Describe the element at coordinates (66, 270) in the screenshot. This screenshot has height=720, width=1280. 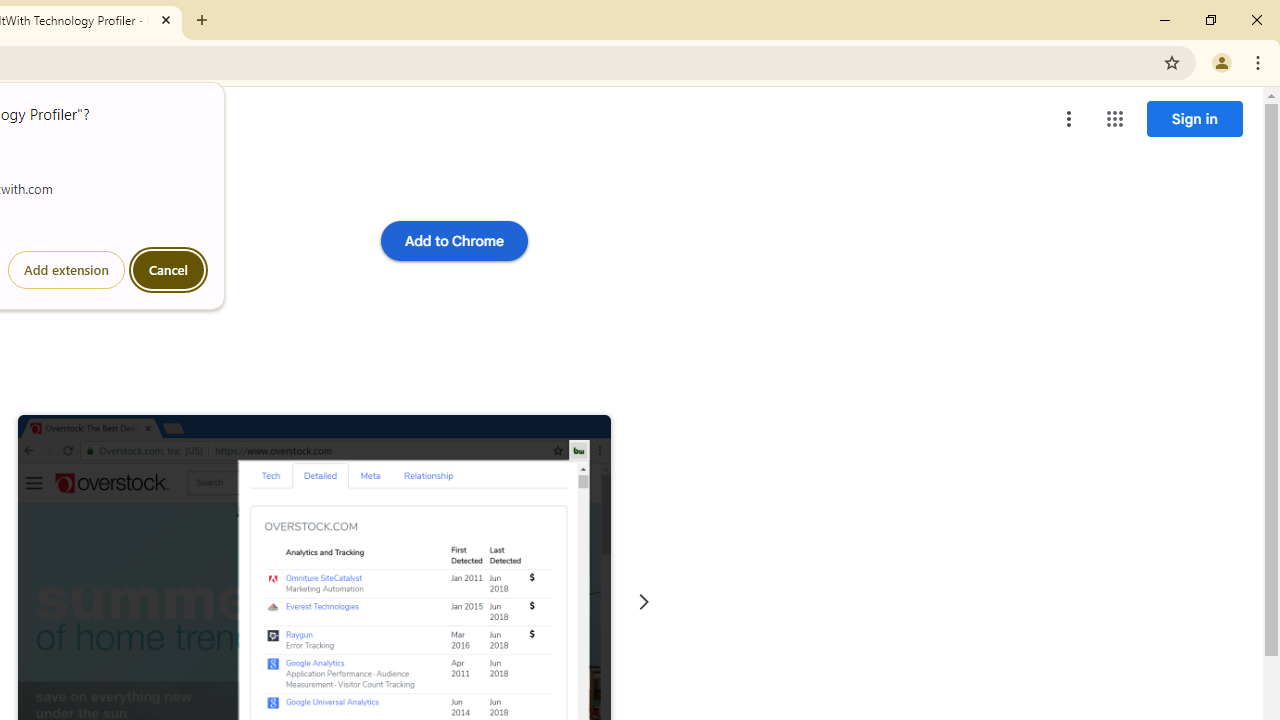
I see `'Add extension'` at that location.